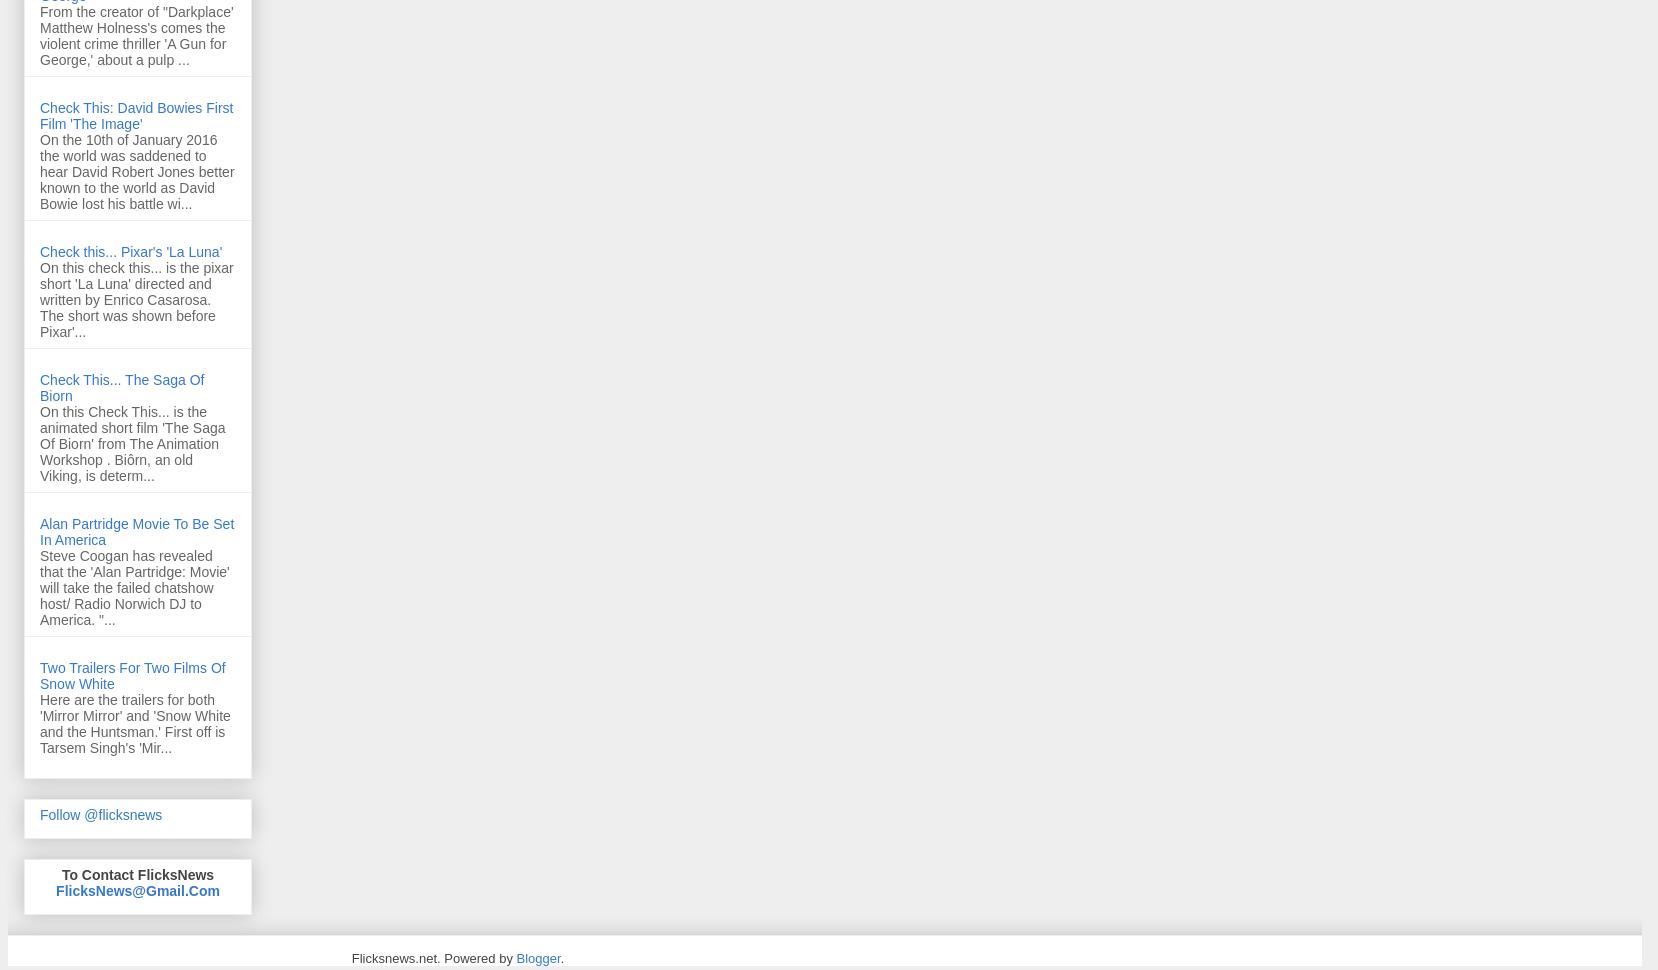  I want to click on 'On this Check This... is the animated short film 'The Saga Of Biorn' from The Animation Workshop .   Biôrn, an old Viking, is determ...', so click(38, 441).